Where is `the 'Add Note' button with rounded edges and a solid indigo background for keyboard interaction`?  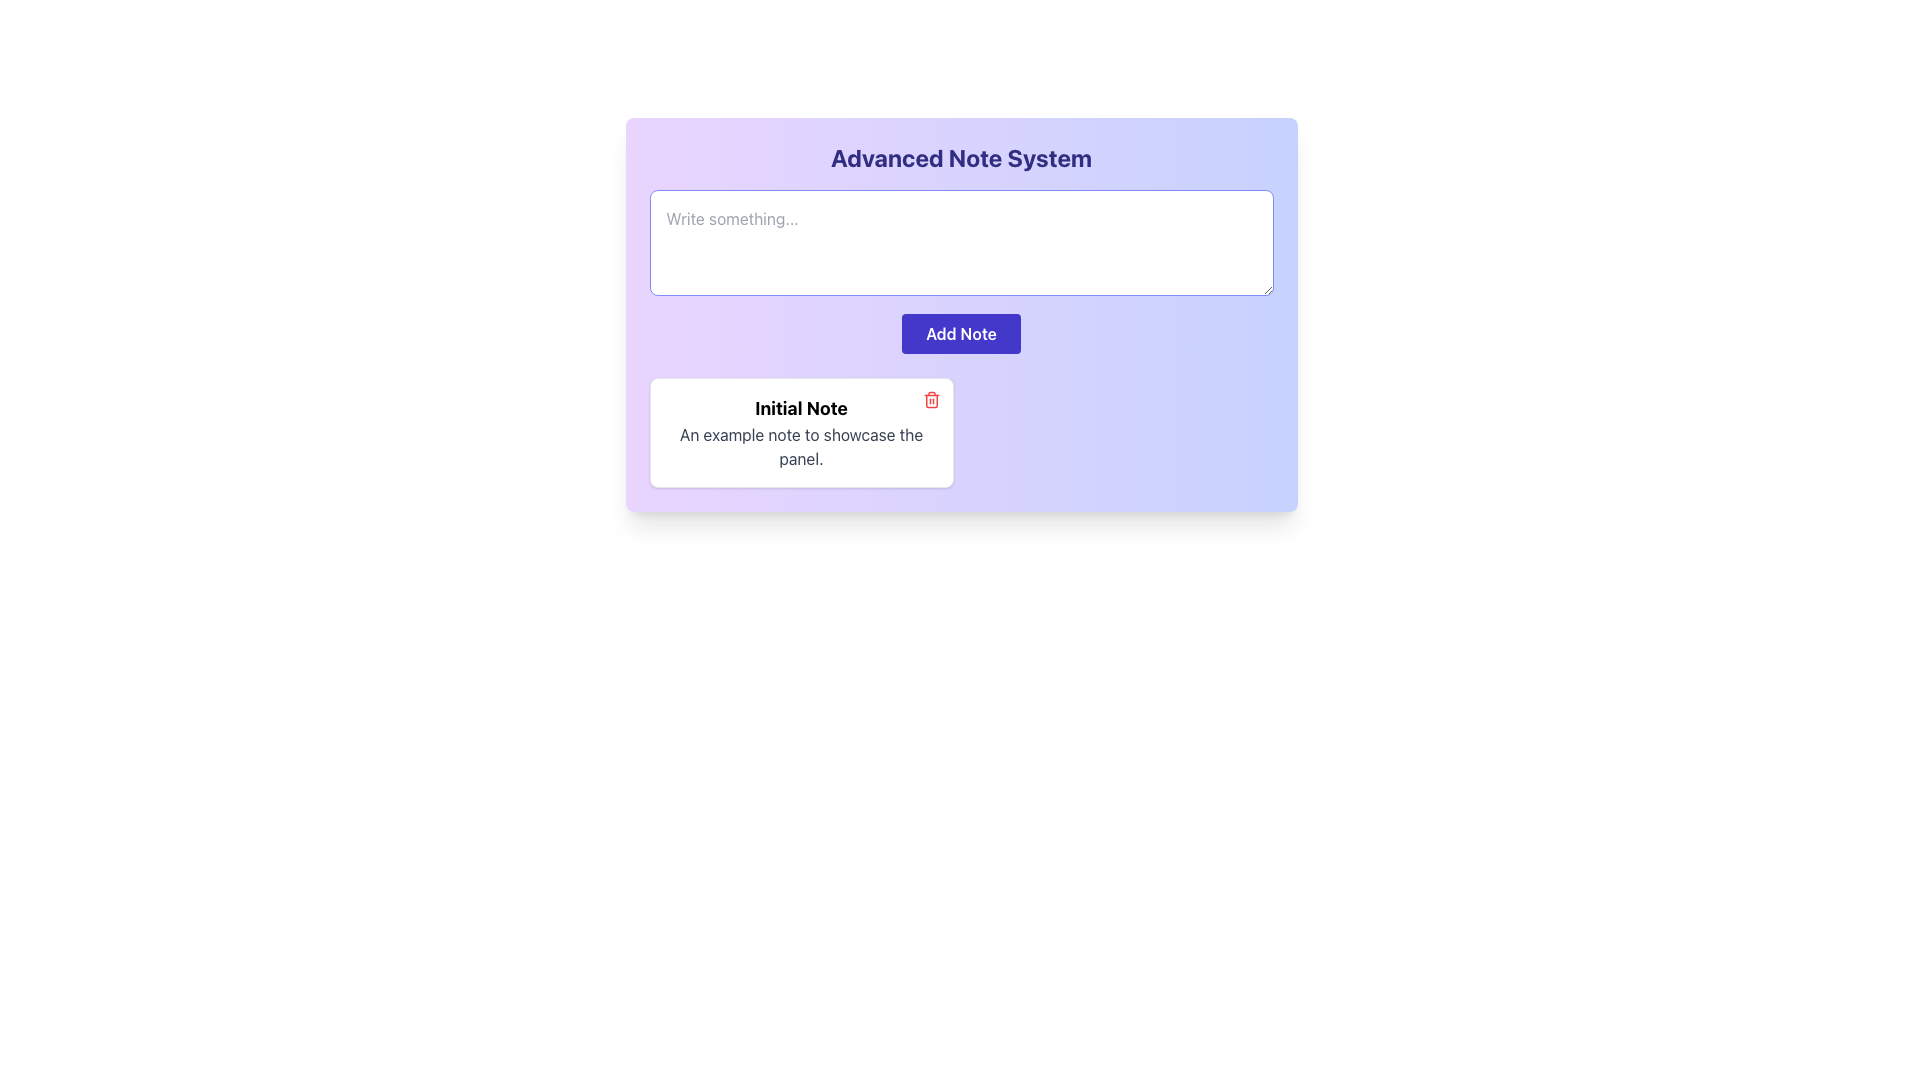 the 'Add Note' button with rounded edges and a solid indigo background for keyboard interaction is located at coordinates (961, 333).